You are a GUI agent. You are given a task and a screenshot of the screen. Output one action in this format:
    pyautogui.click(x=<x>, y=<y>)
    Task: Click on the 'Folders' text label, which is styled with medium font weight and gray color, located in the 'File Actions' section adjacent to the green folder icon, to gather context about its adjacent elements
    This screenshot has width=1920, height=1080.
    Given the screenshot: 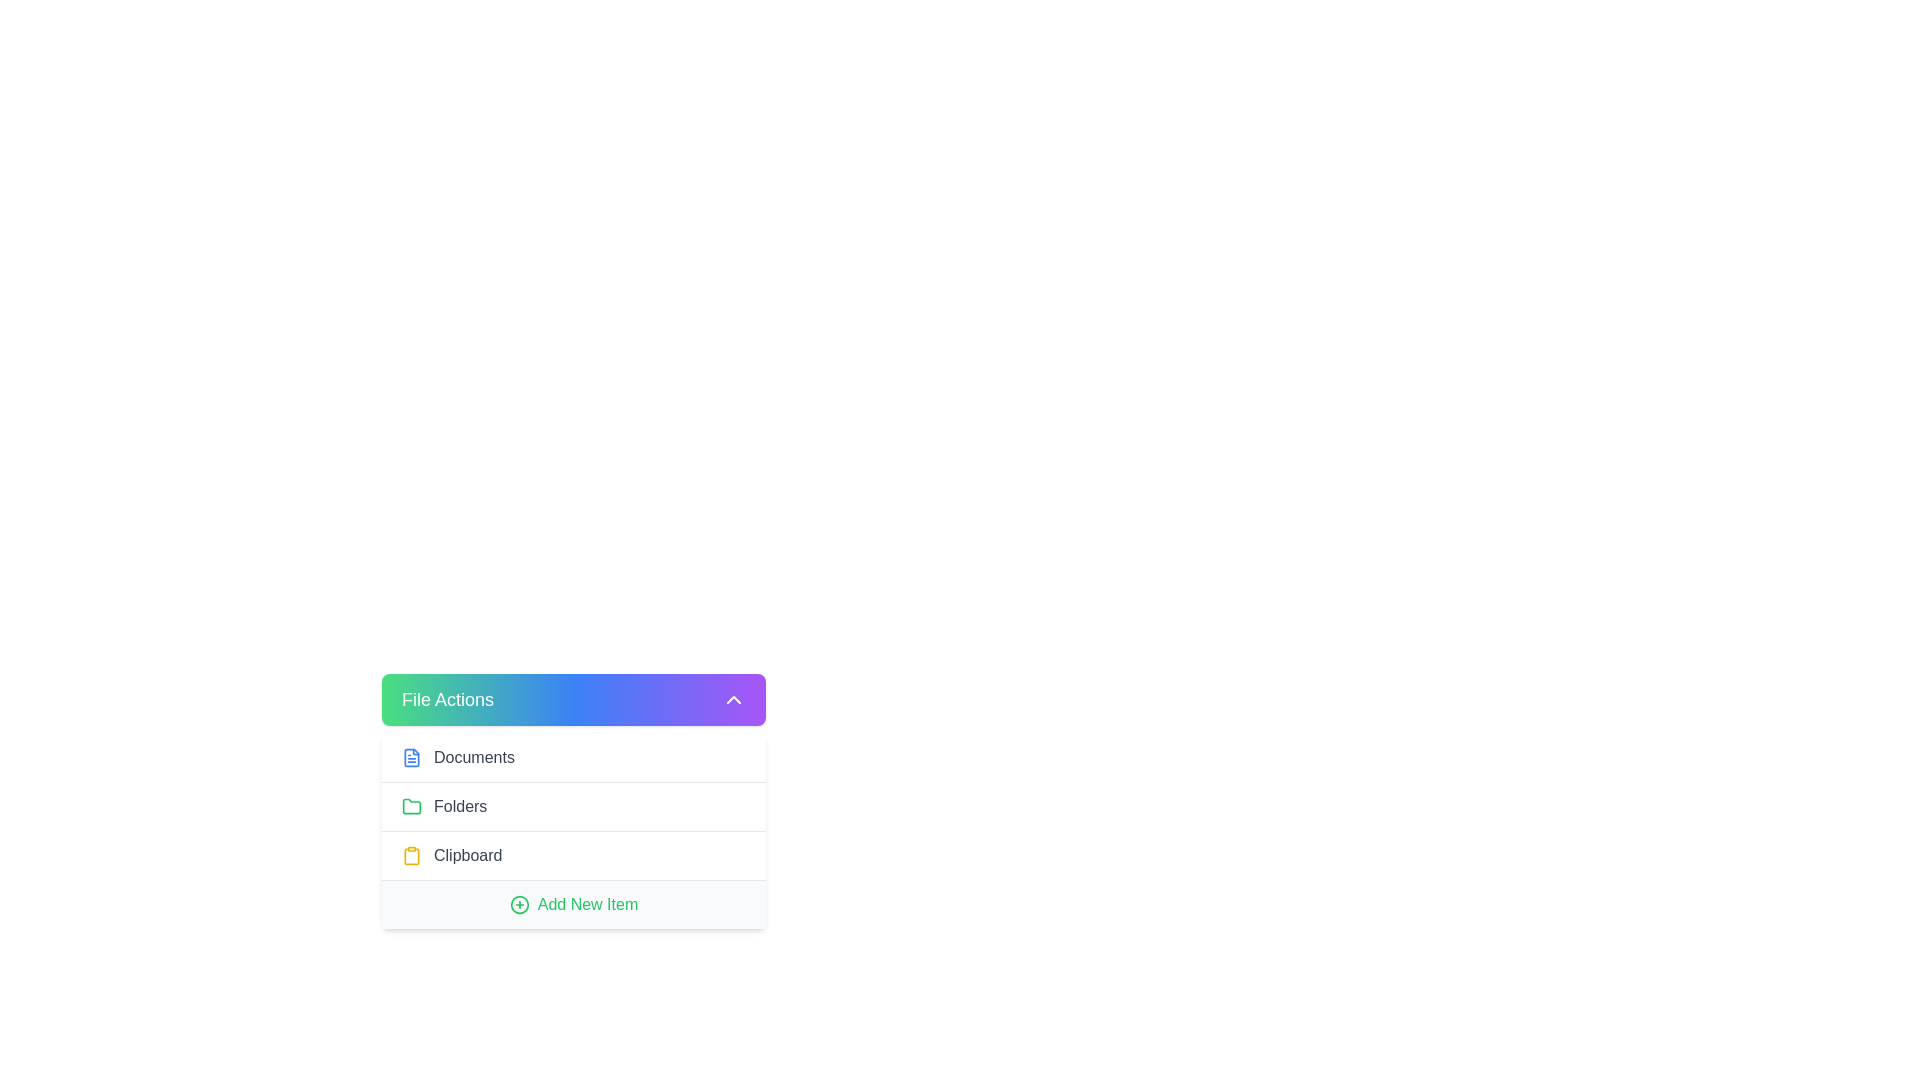 What is the action you would take?
    pyautogui.click(x=459, y=805)
    